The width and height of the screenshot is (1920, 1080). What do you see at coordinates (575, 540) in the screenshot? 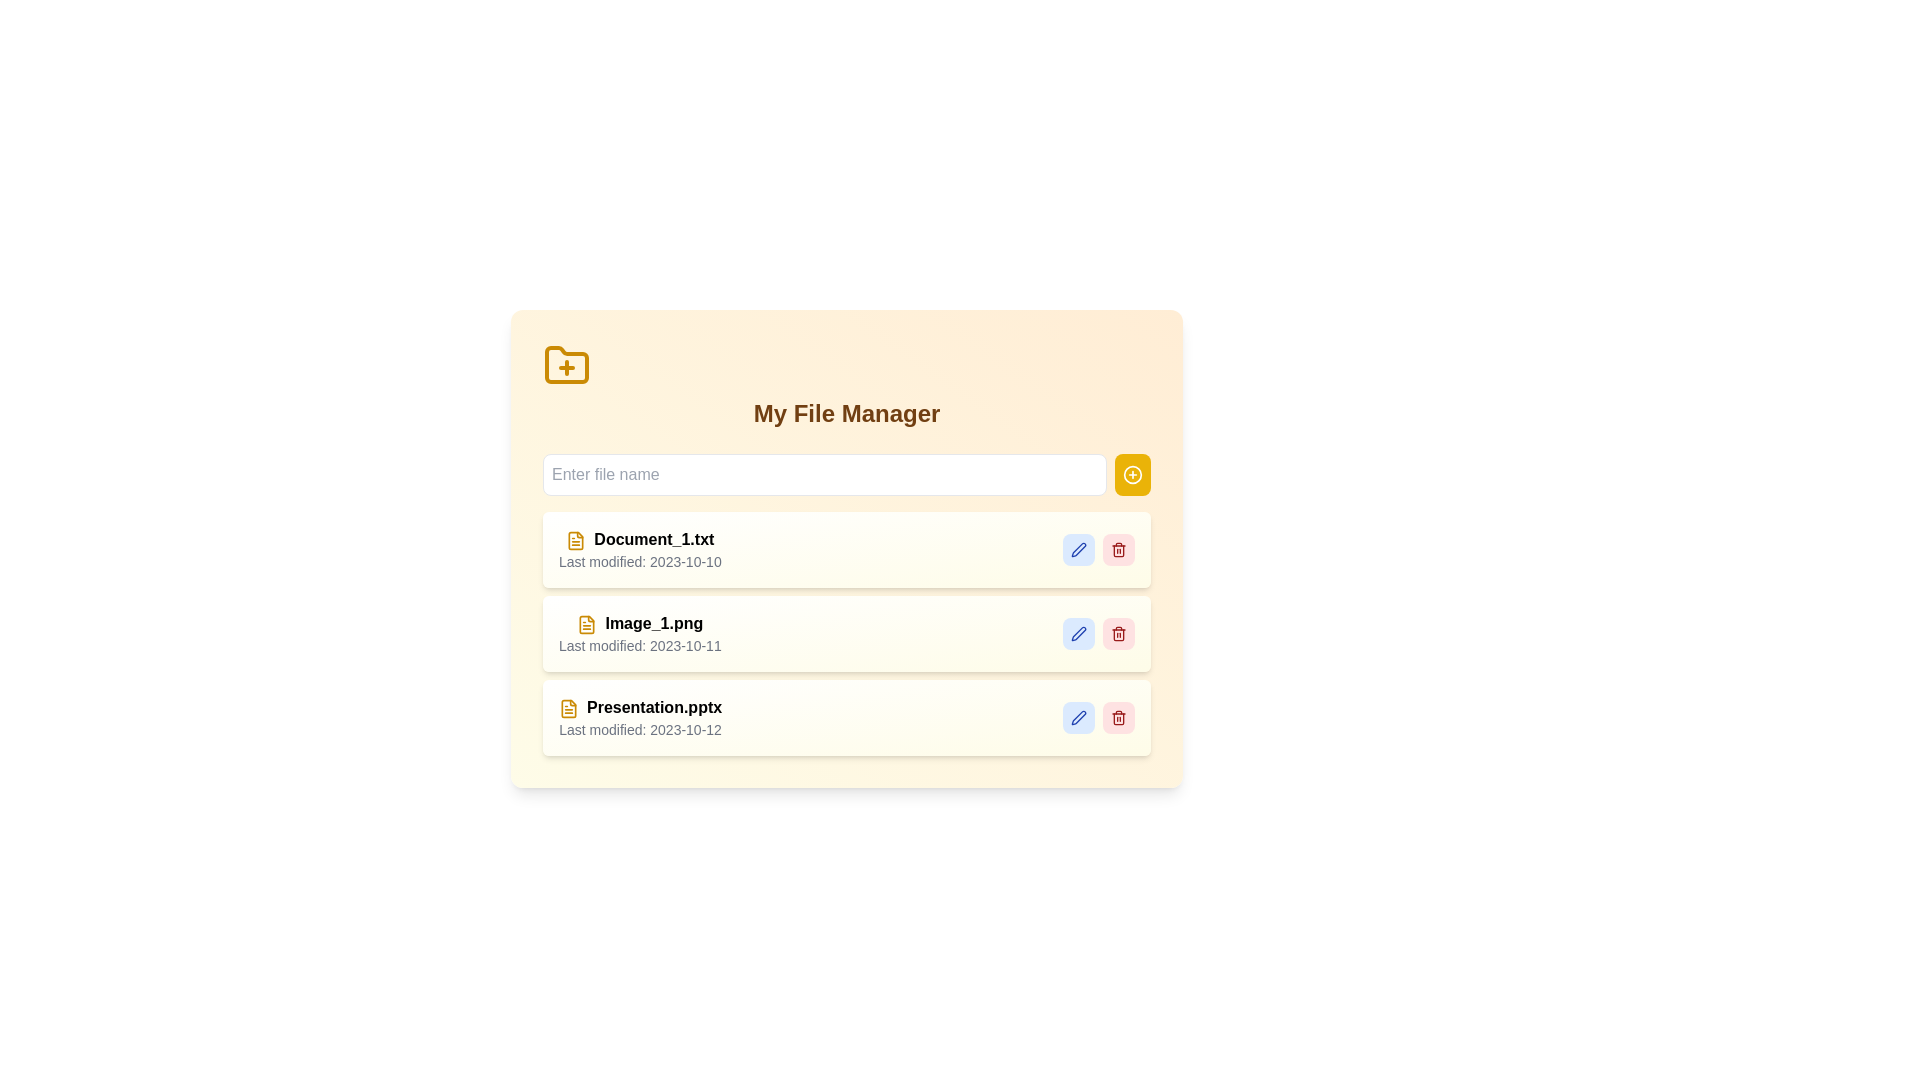
I see `the file icon representing a textual document for 'Document_1.txt' in the file manager interface, which is positioned leftmost before the filename text` at bounding box center [575, 540].